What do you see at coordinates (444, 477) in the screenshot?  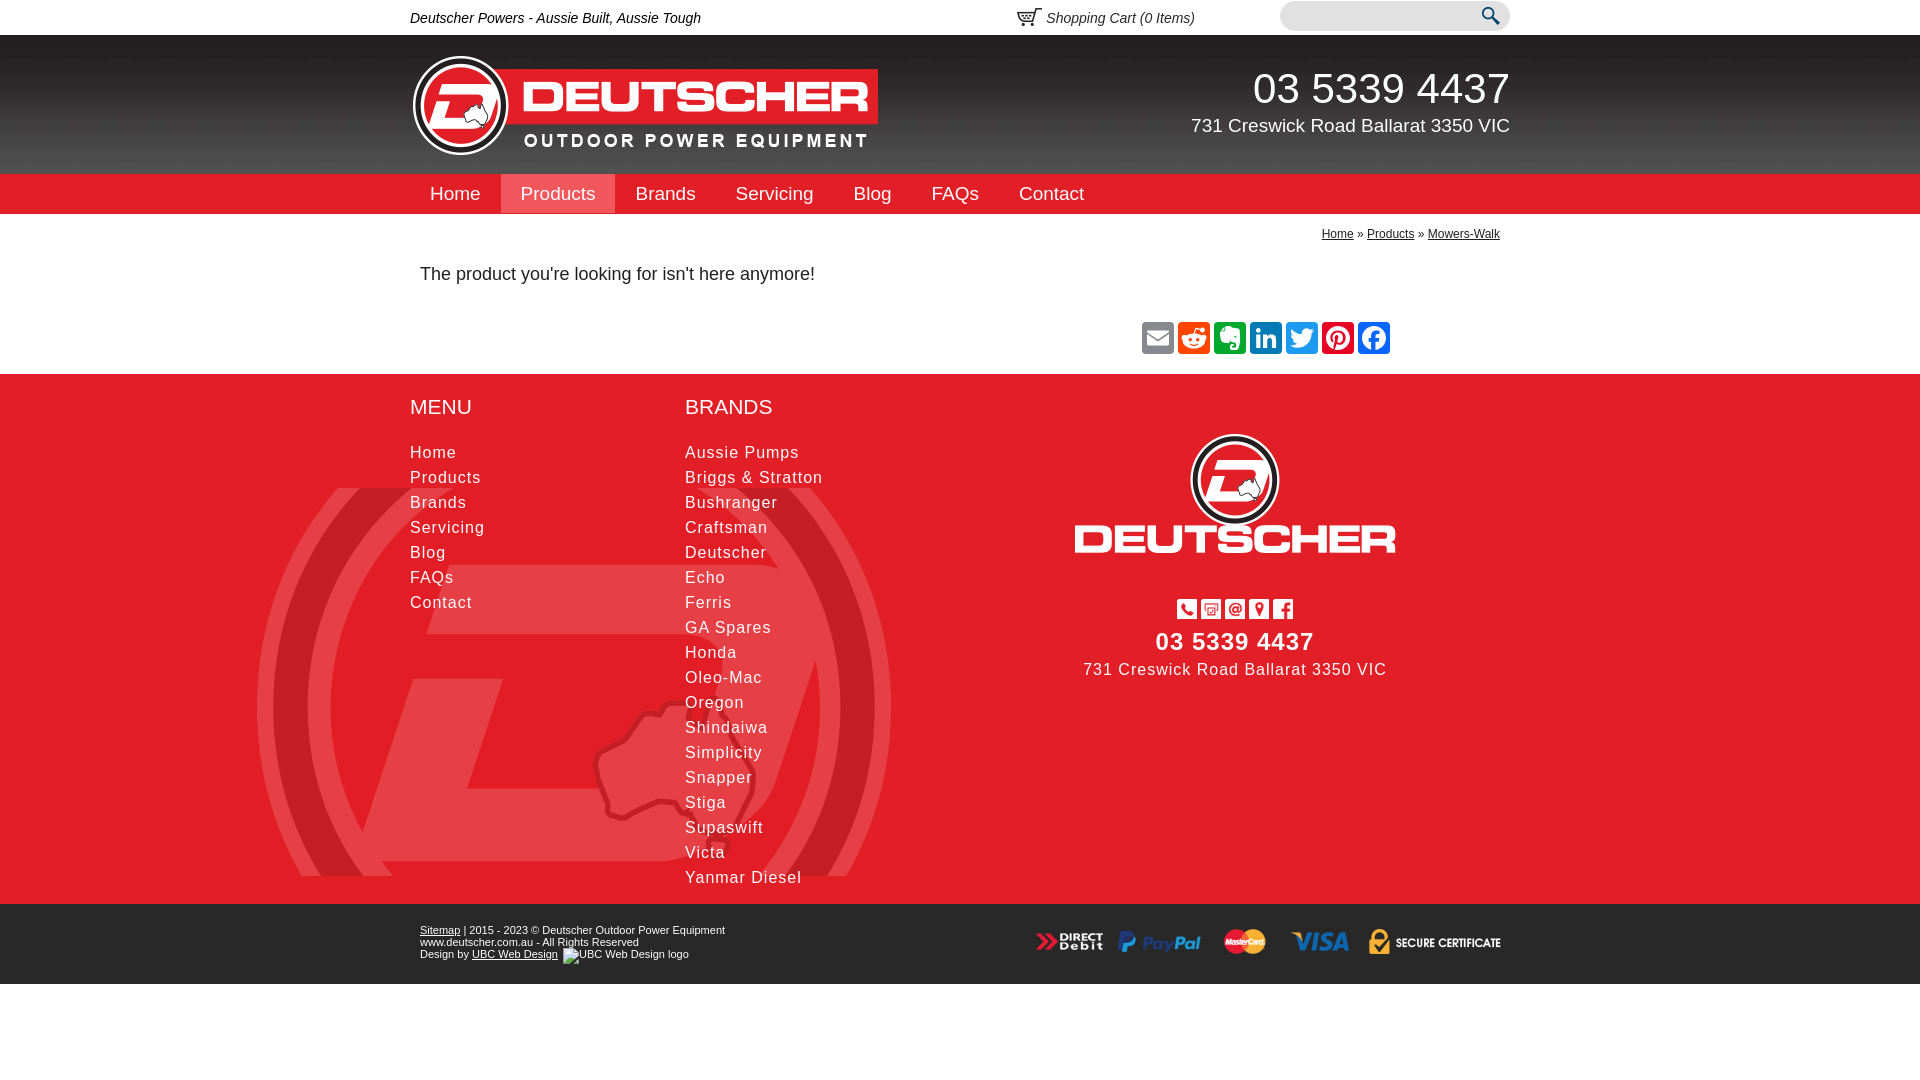 I see `'Products'` at bounding box center [444, 477].